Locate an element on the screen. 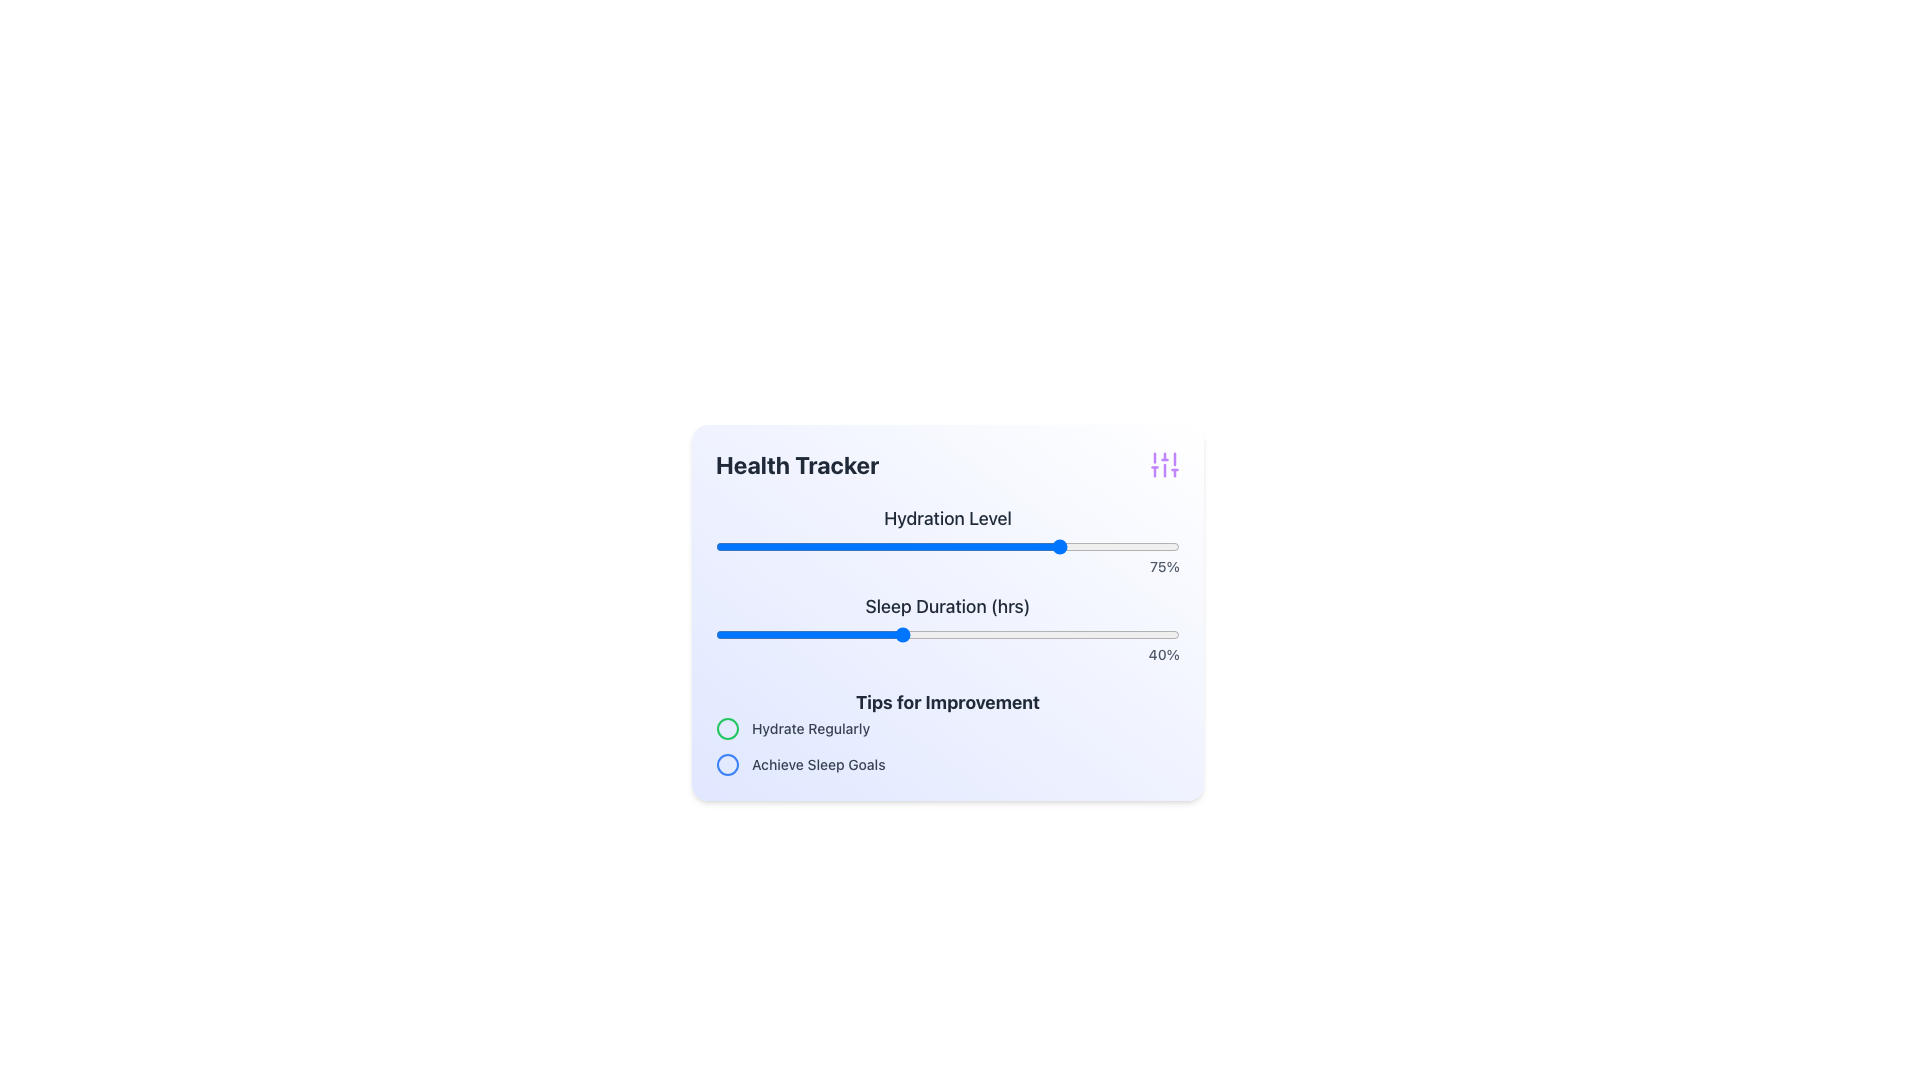 The image size is (1920, 1080). the sleep duration slider is located at coordinates (818, 635).